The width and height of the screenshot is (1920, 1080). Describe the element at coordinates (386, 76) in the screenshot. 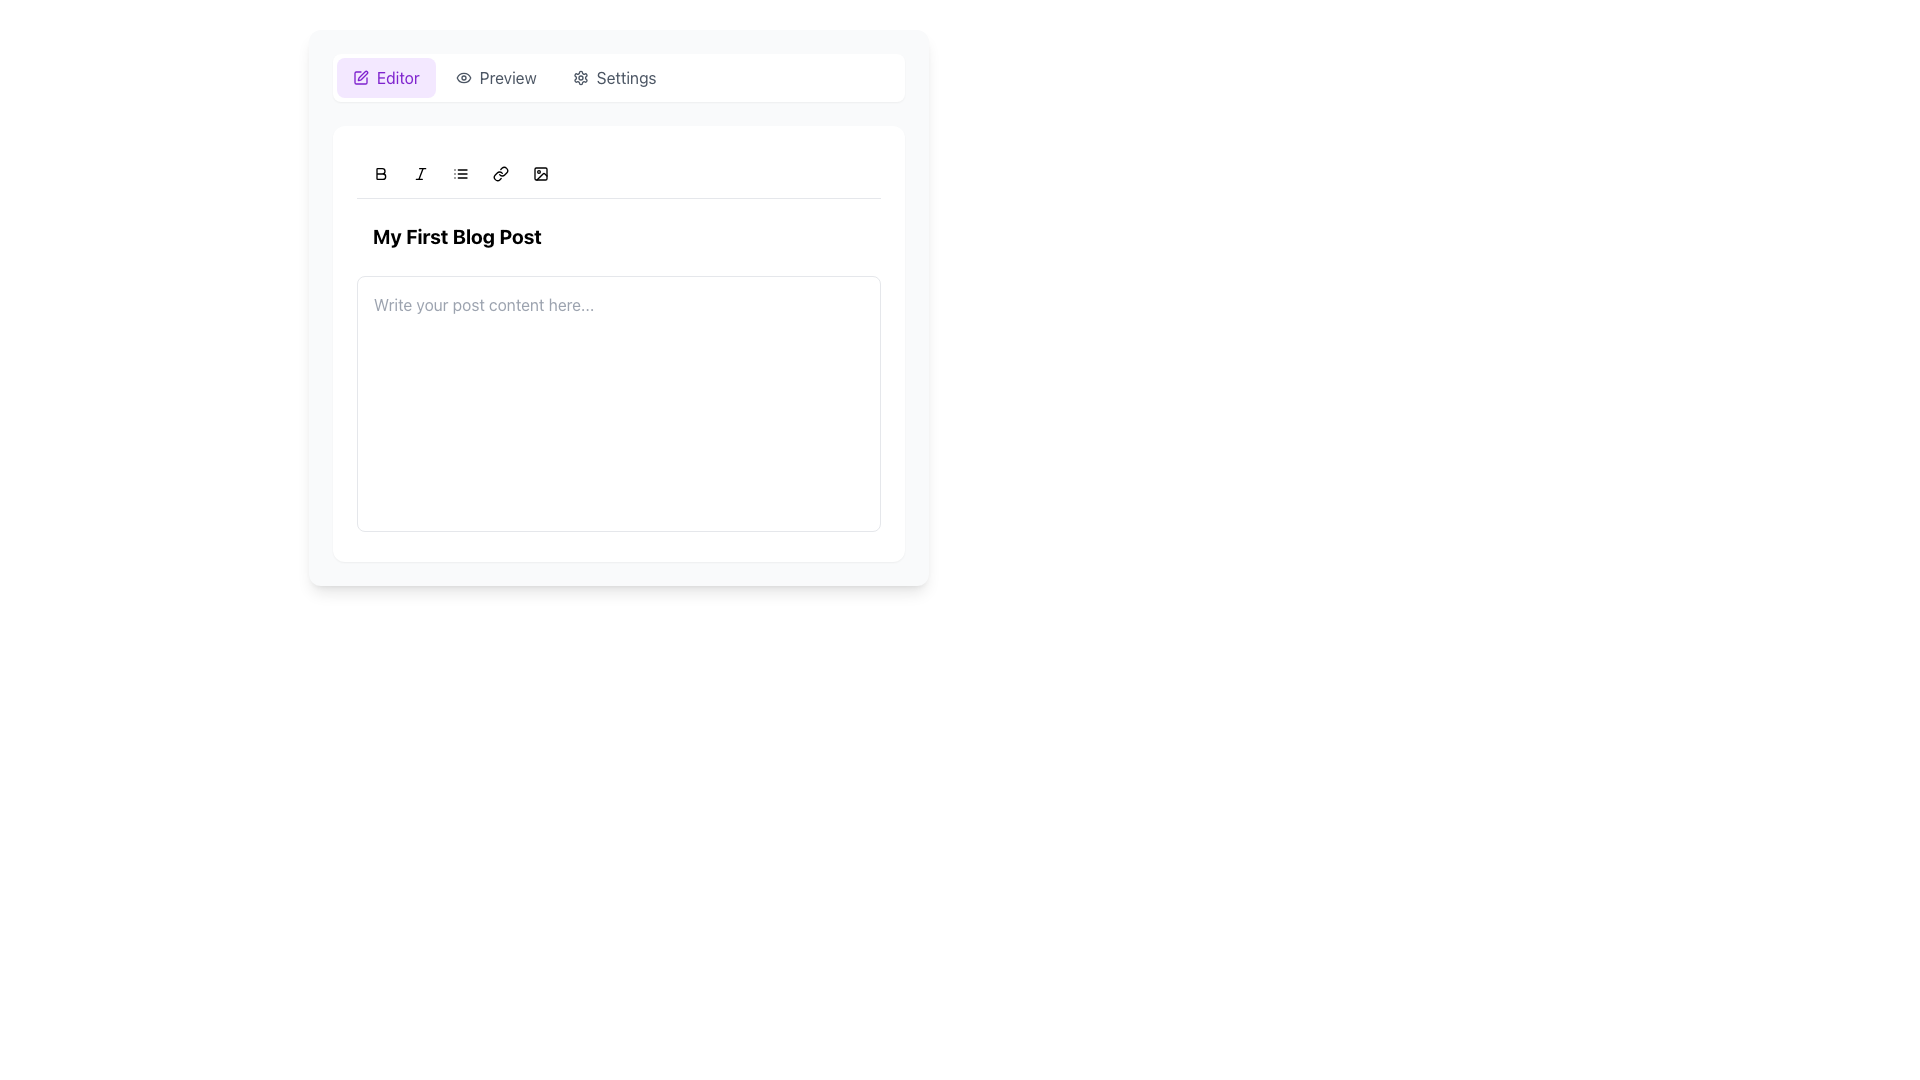

I see `the toggle button located at the top-left of the interface` at that location.